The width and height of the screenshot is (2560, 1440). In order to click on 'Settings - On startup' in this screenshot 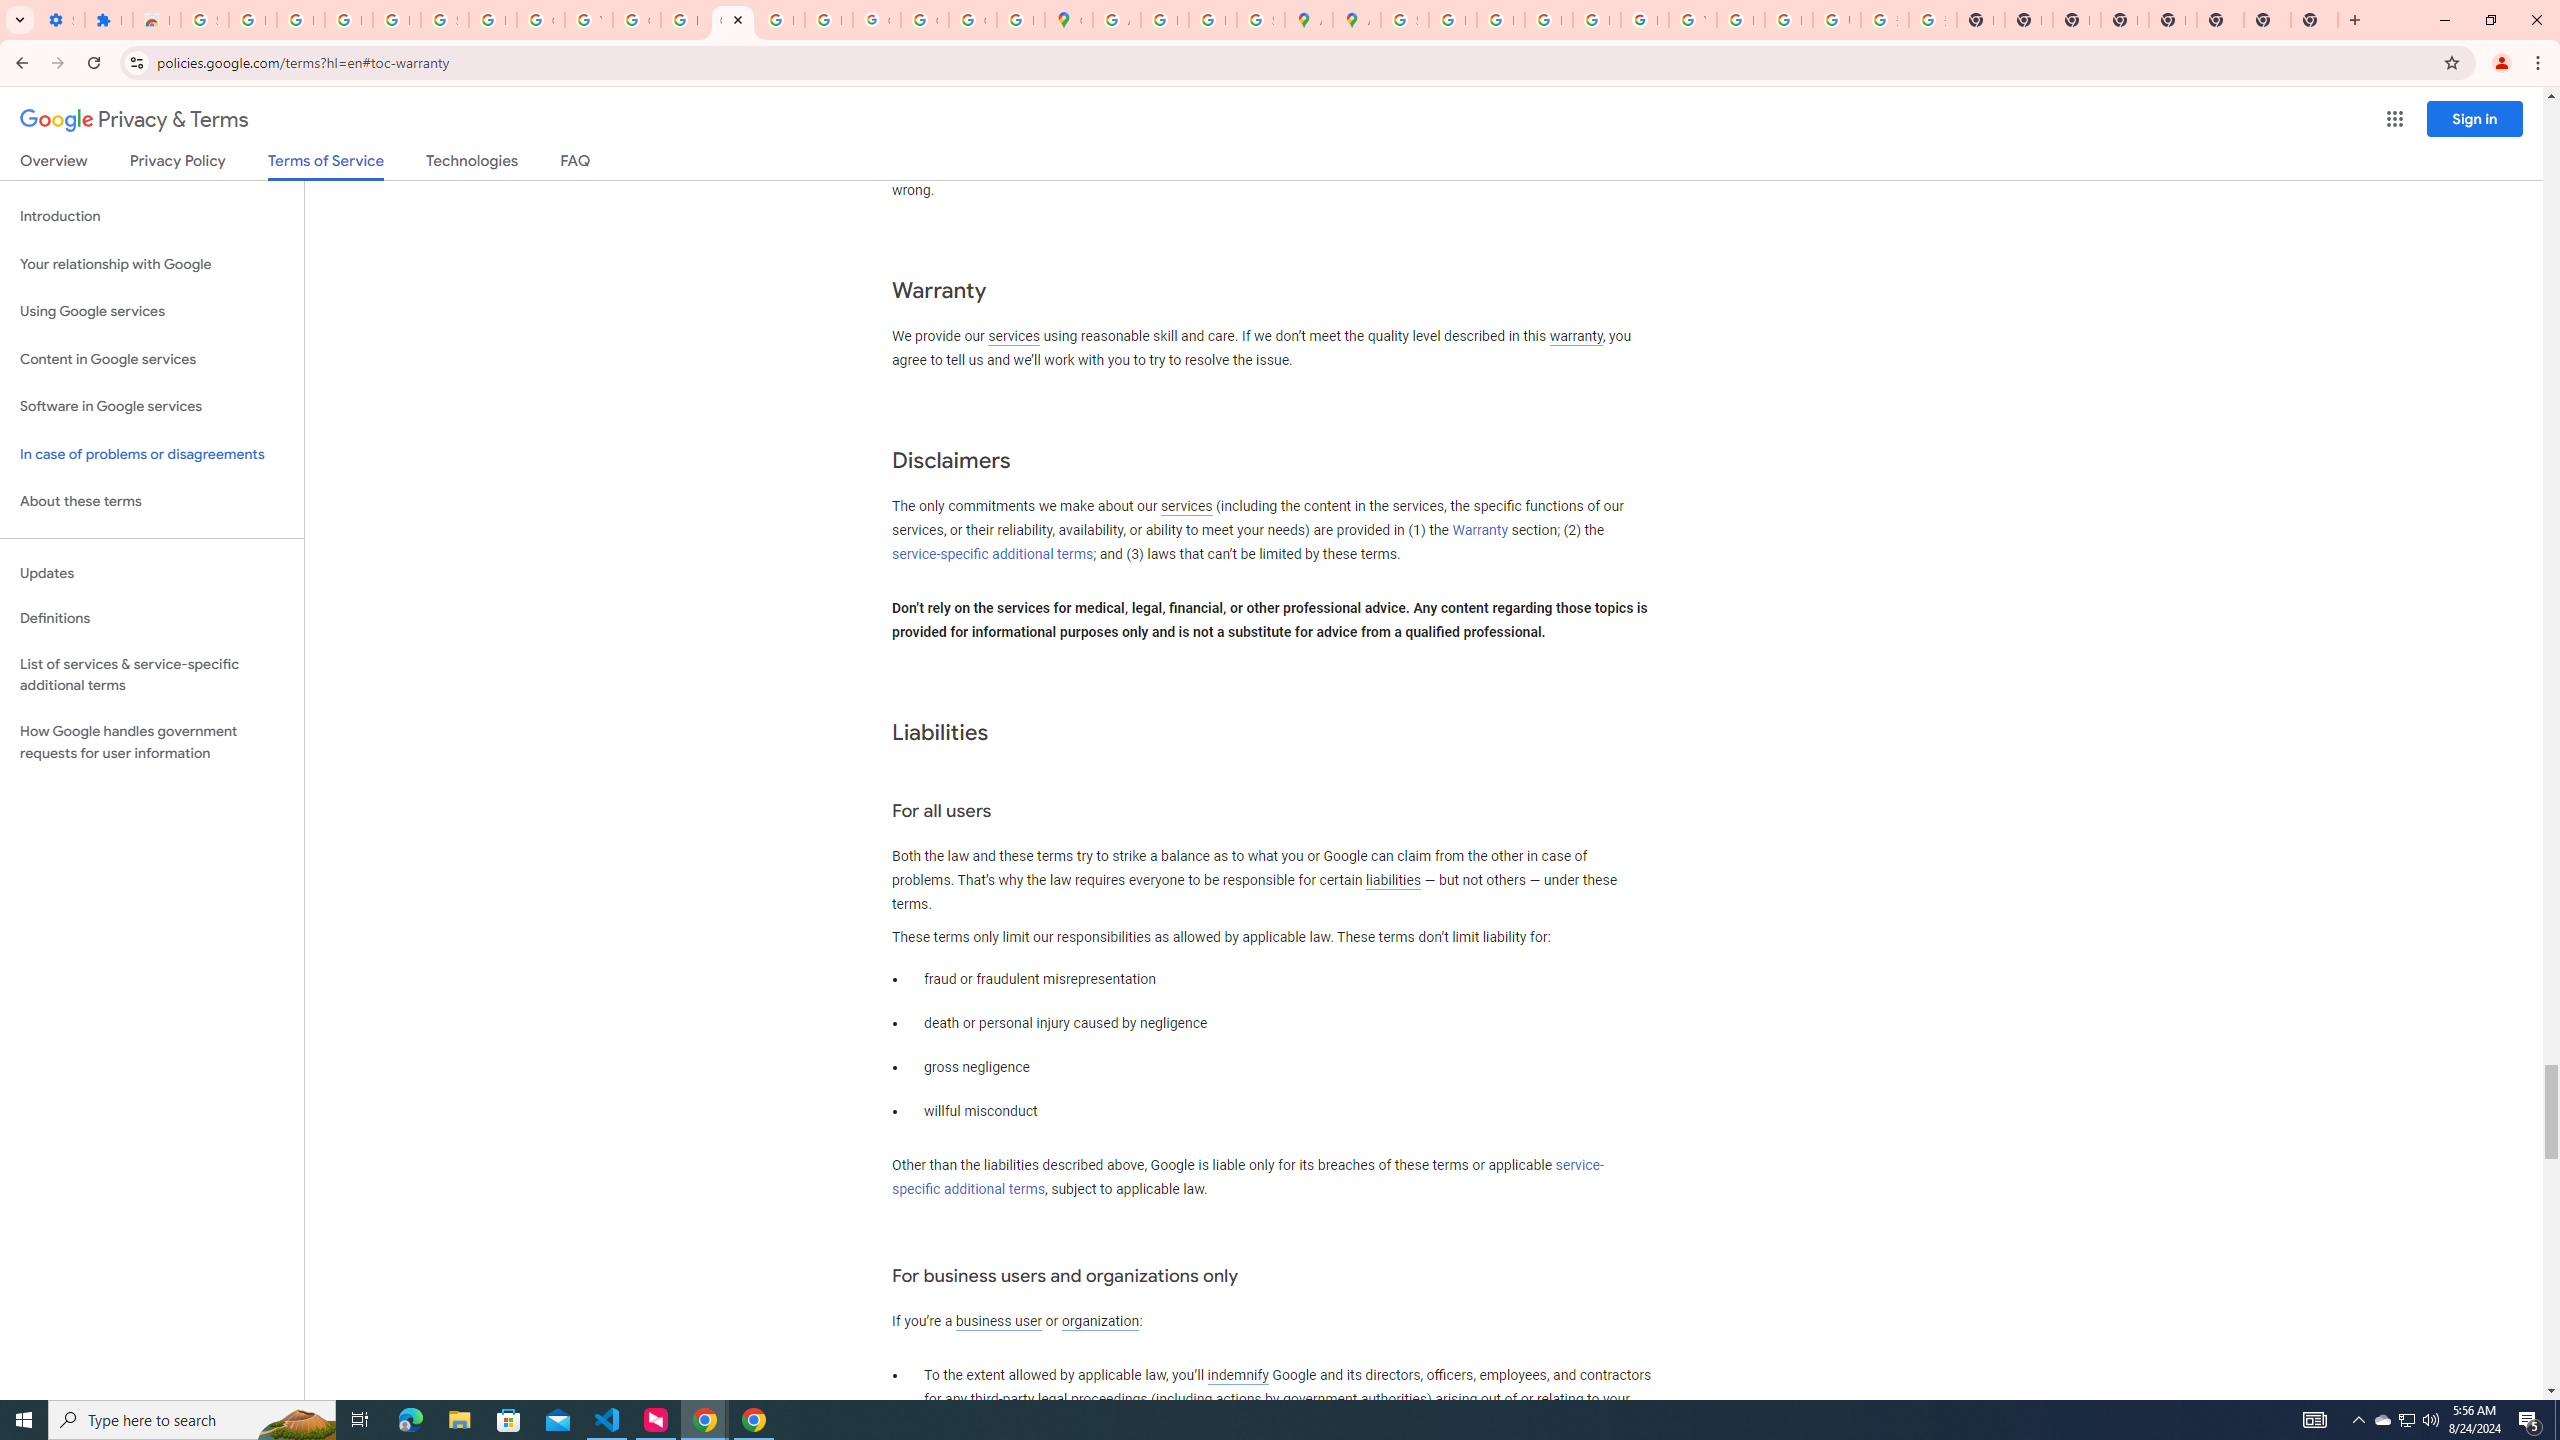, I will do `click(61, 19)`.